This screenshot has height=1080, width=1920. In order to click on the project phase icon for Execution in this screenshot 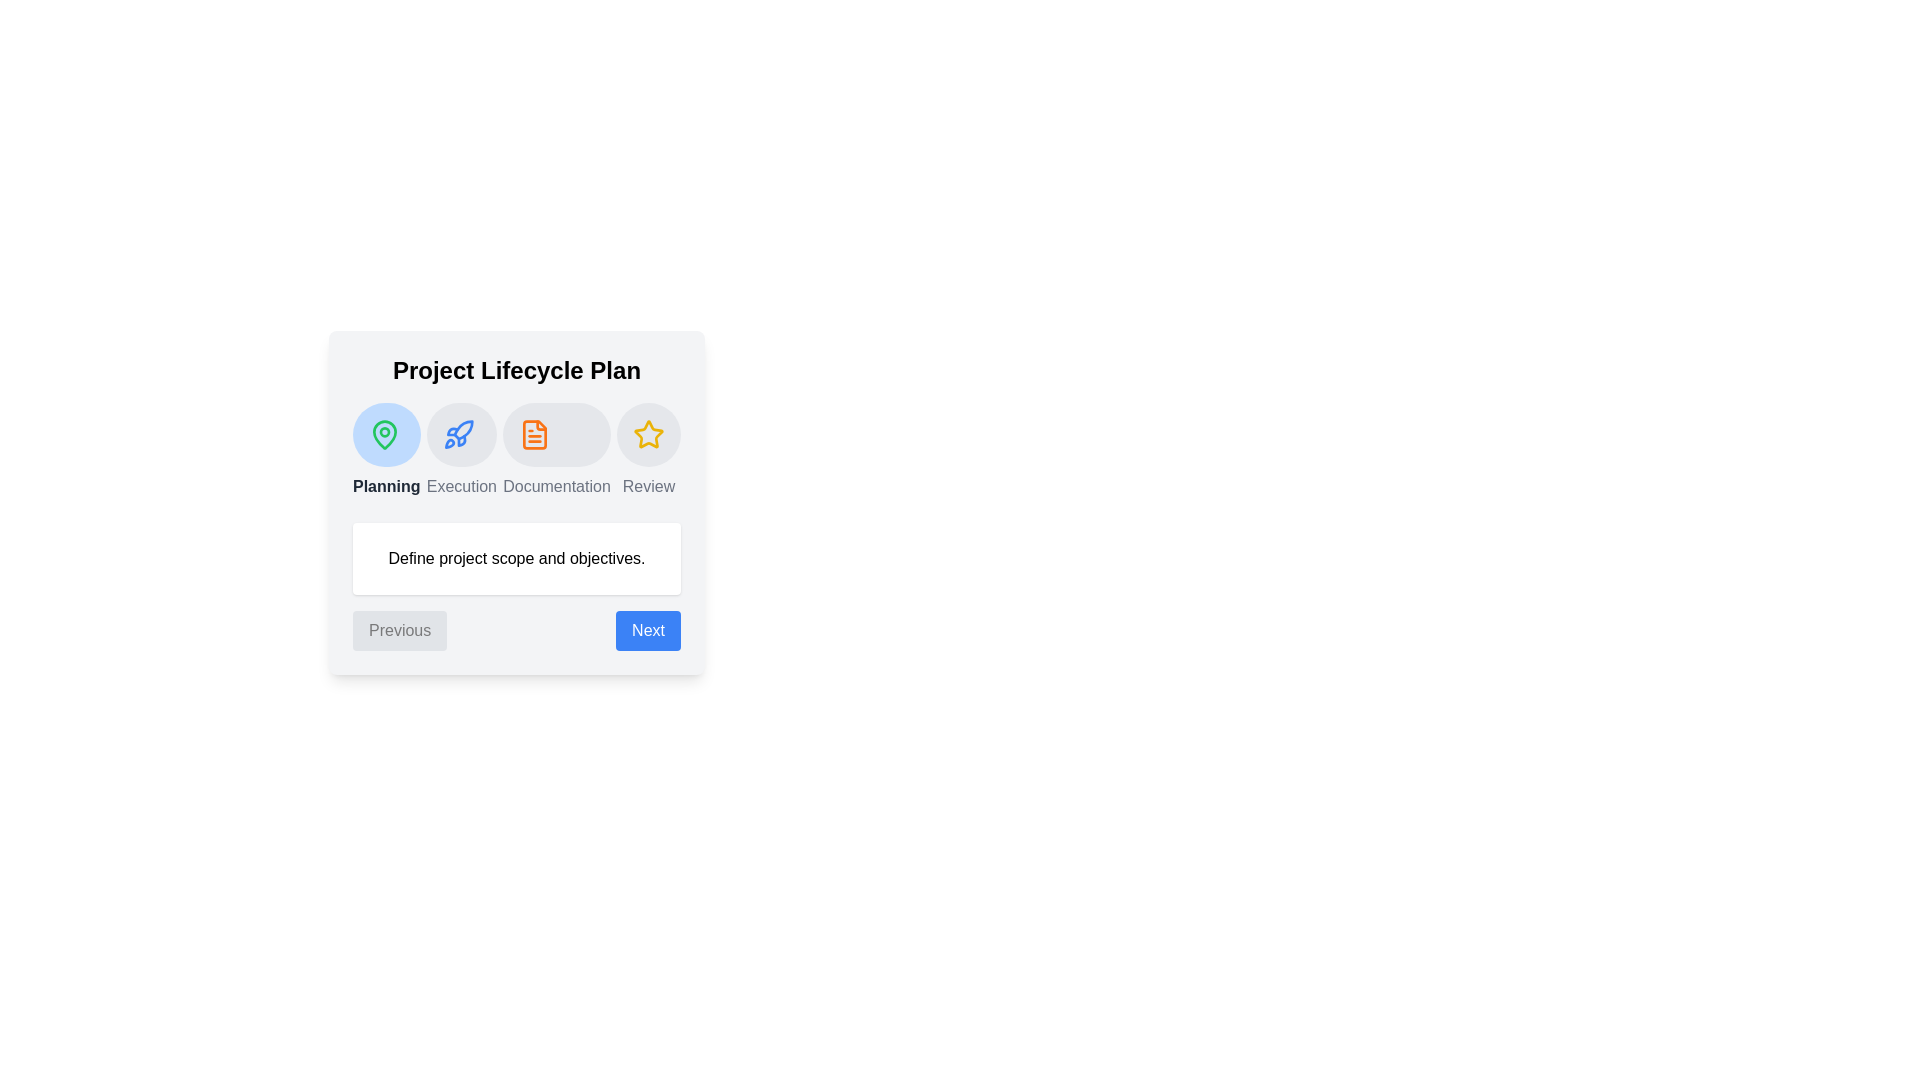, I will do `click(460, 434)`.